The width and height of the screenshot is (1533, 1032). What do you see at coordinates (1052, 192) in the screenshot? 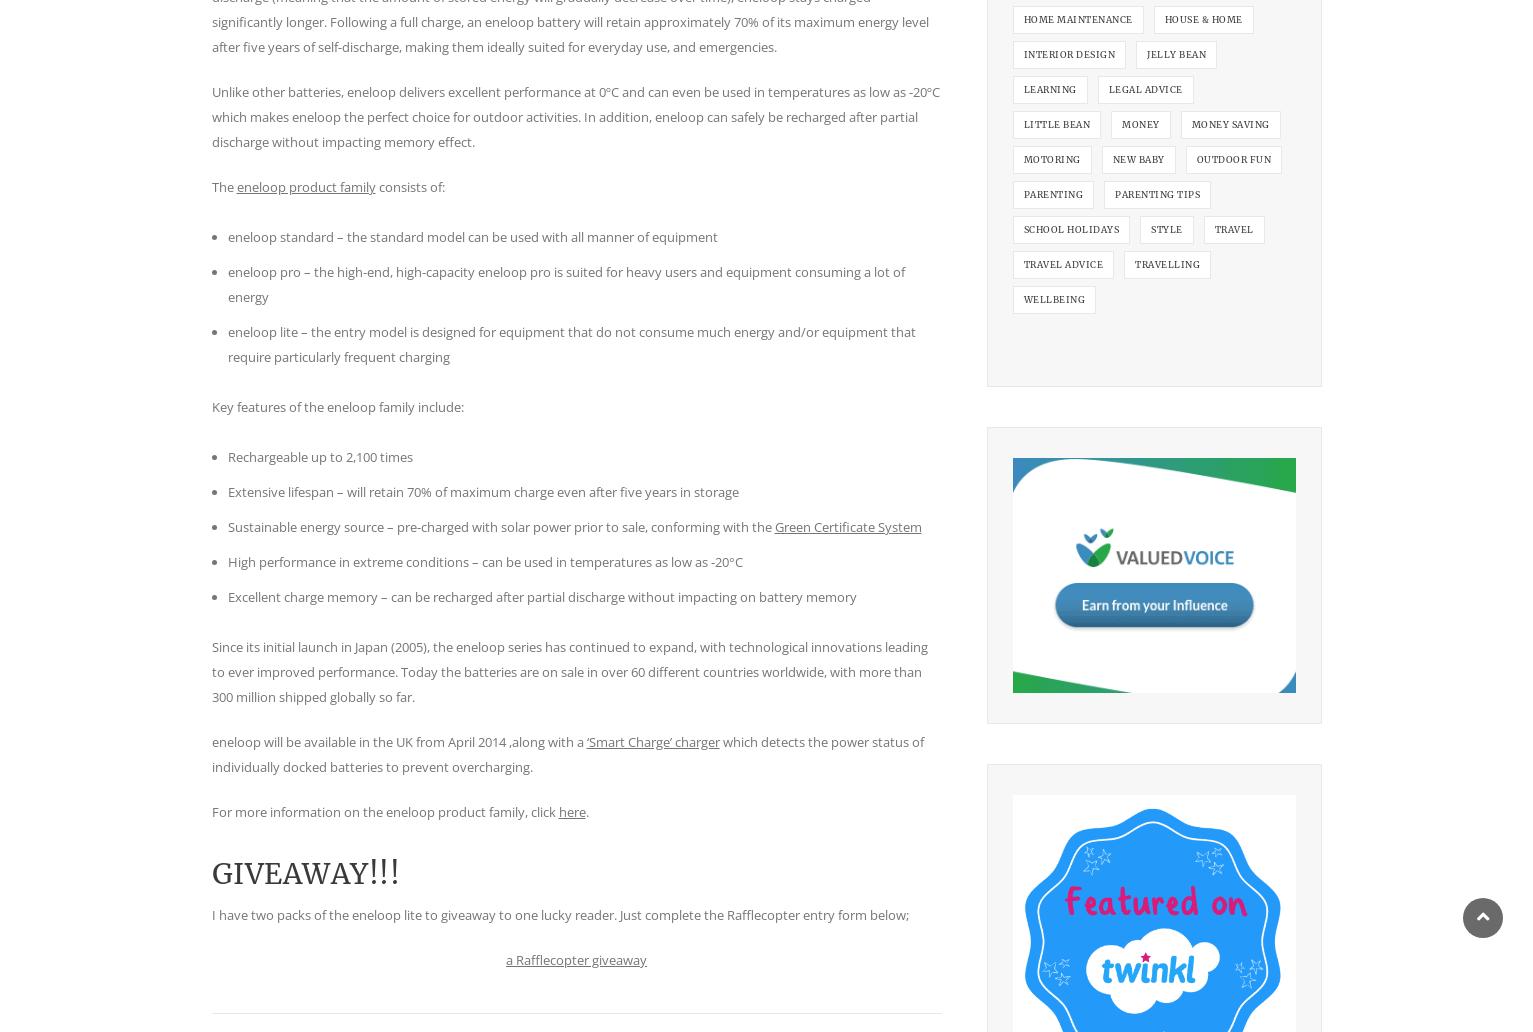
I see `'parenting'` at bounding box center [1052, 192].